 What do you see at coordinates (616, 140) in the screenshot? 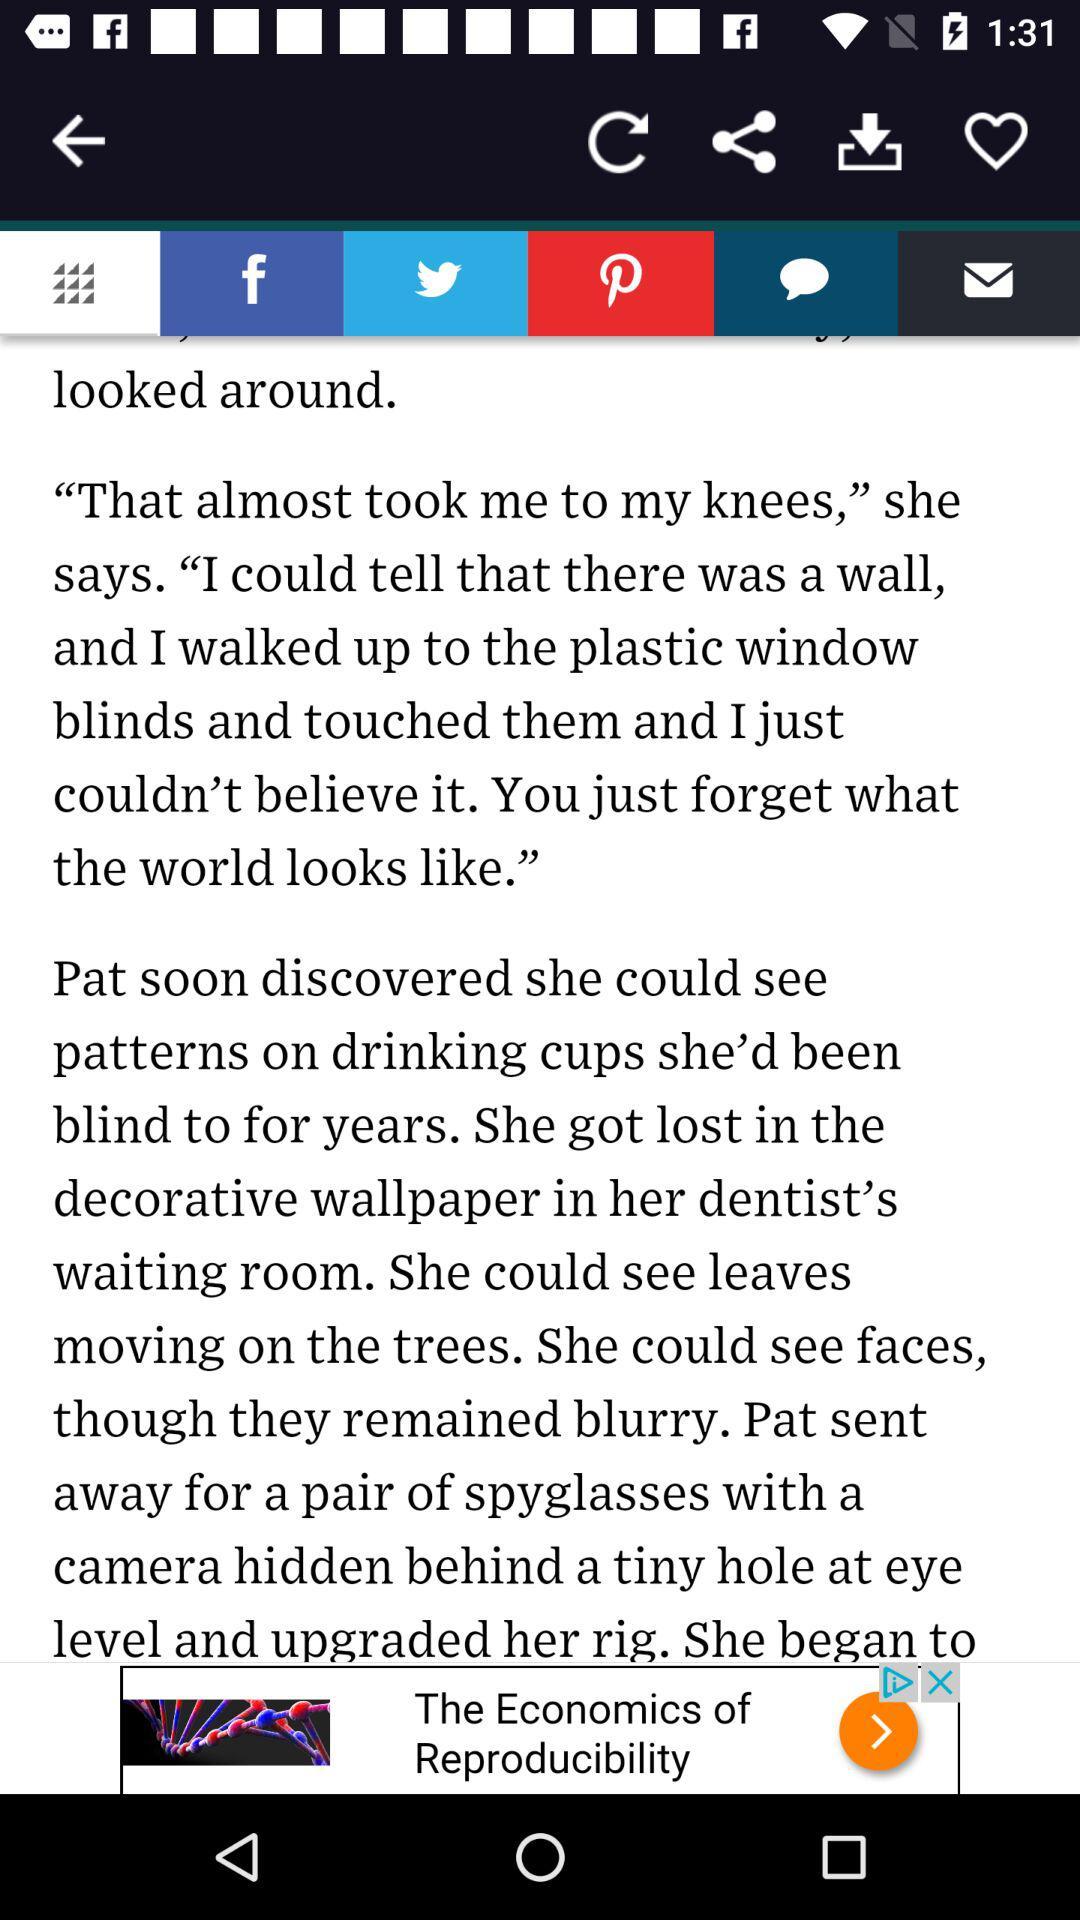
I see `the refresh icon` at bounding box center [616, 140].